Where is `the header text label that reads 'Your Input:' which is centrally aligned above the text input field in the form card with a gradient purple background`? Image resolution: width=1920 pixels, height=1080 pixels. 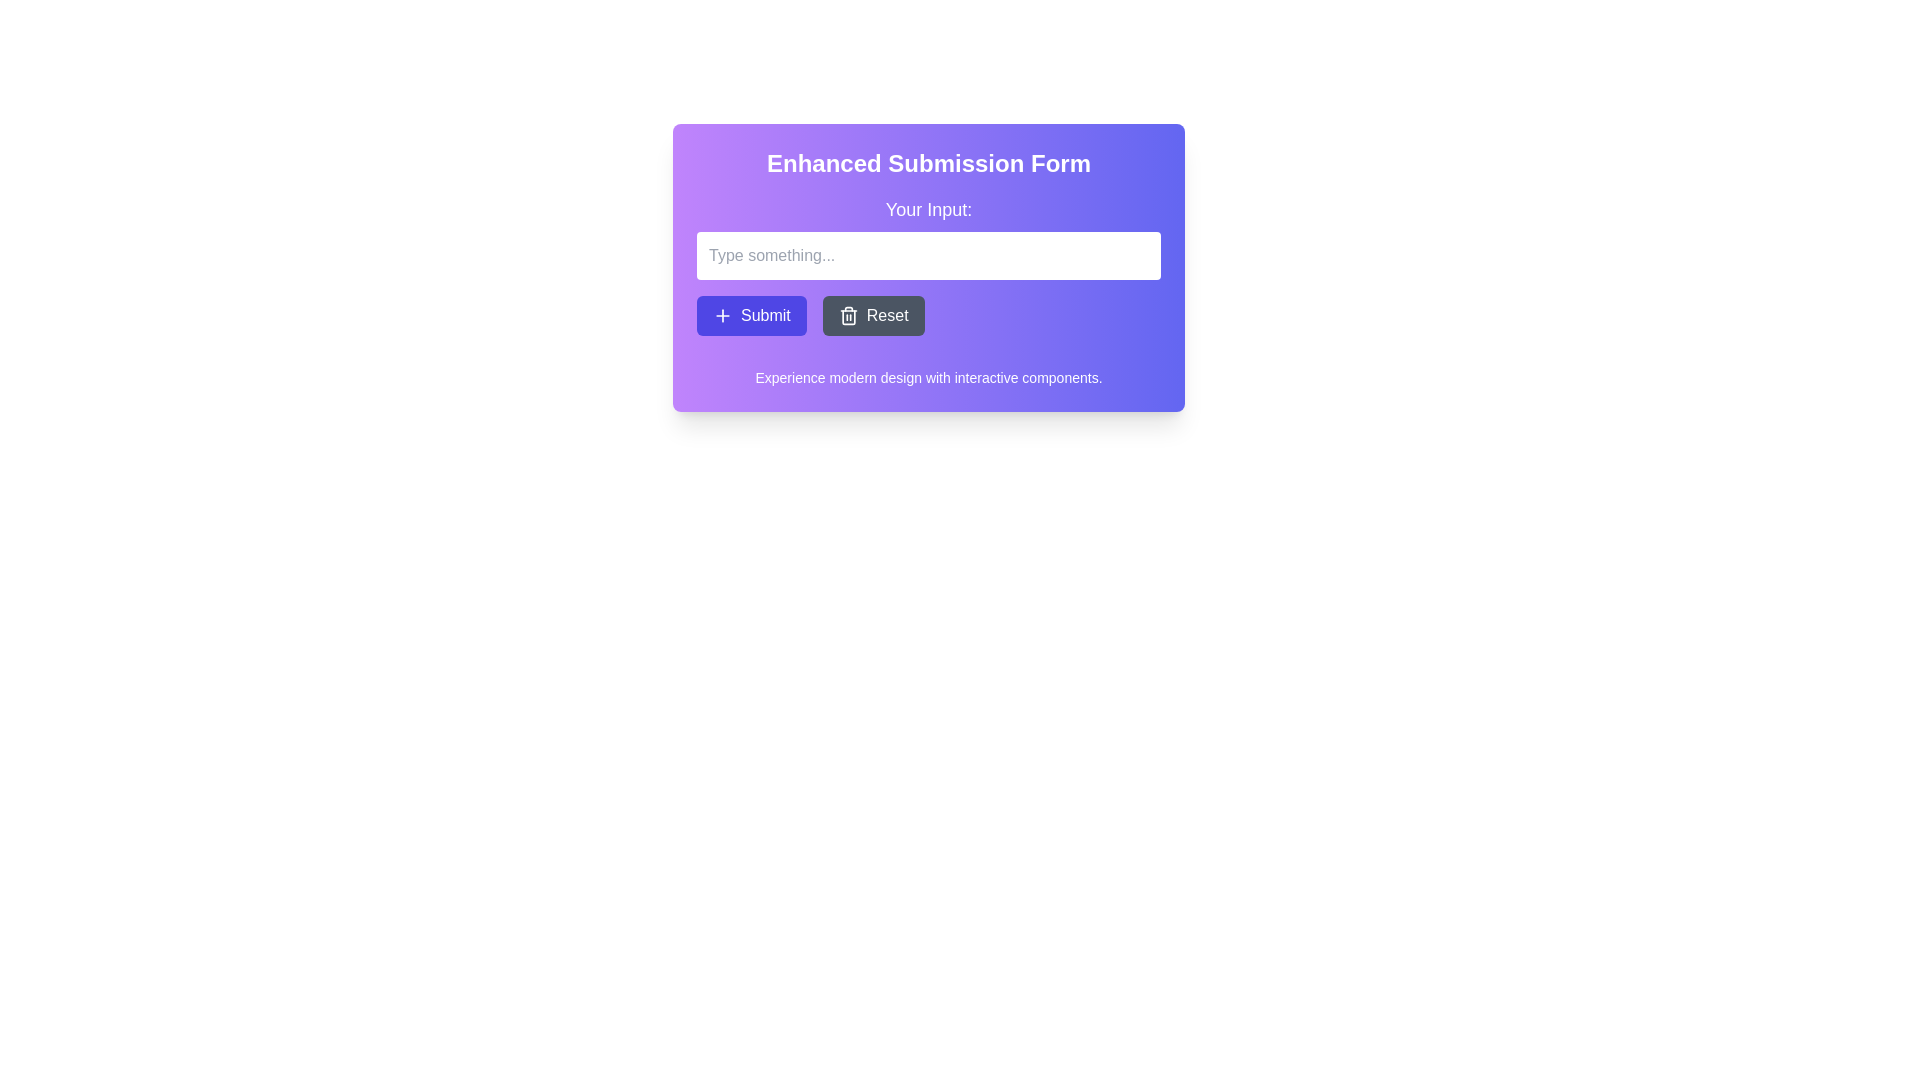
the header text label that reads 'Your Input:' which is centrally aligned above the text input field in the form card with a gradient purple background is located at coordinates (928, 209).